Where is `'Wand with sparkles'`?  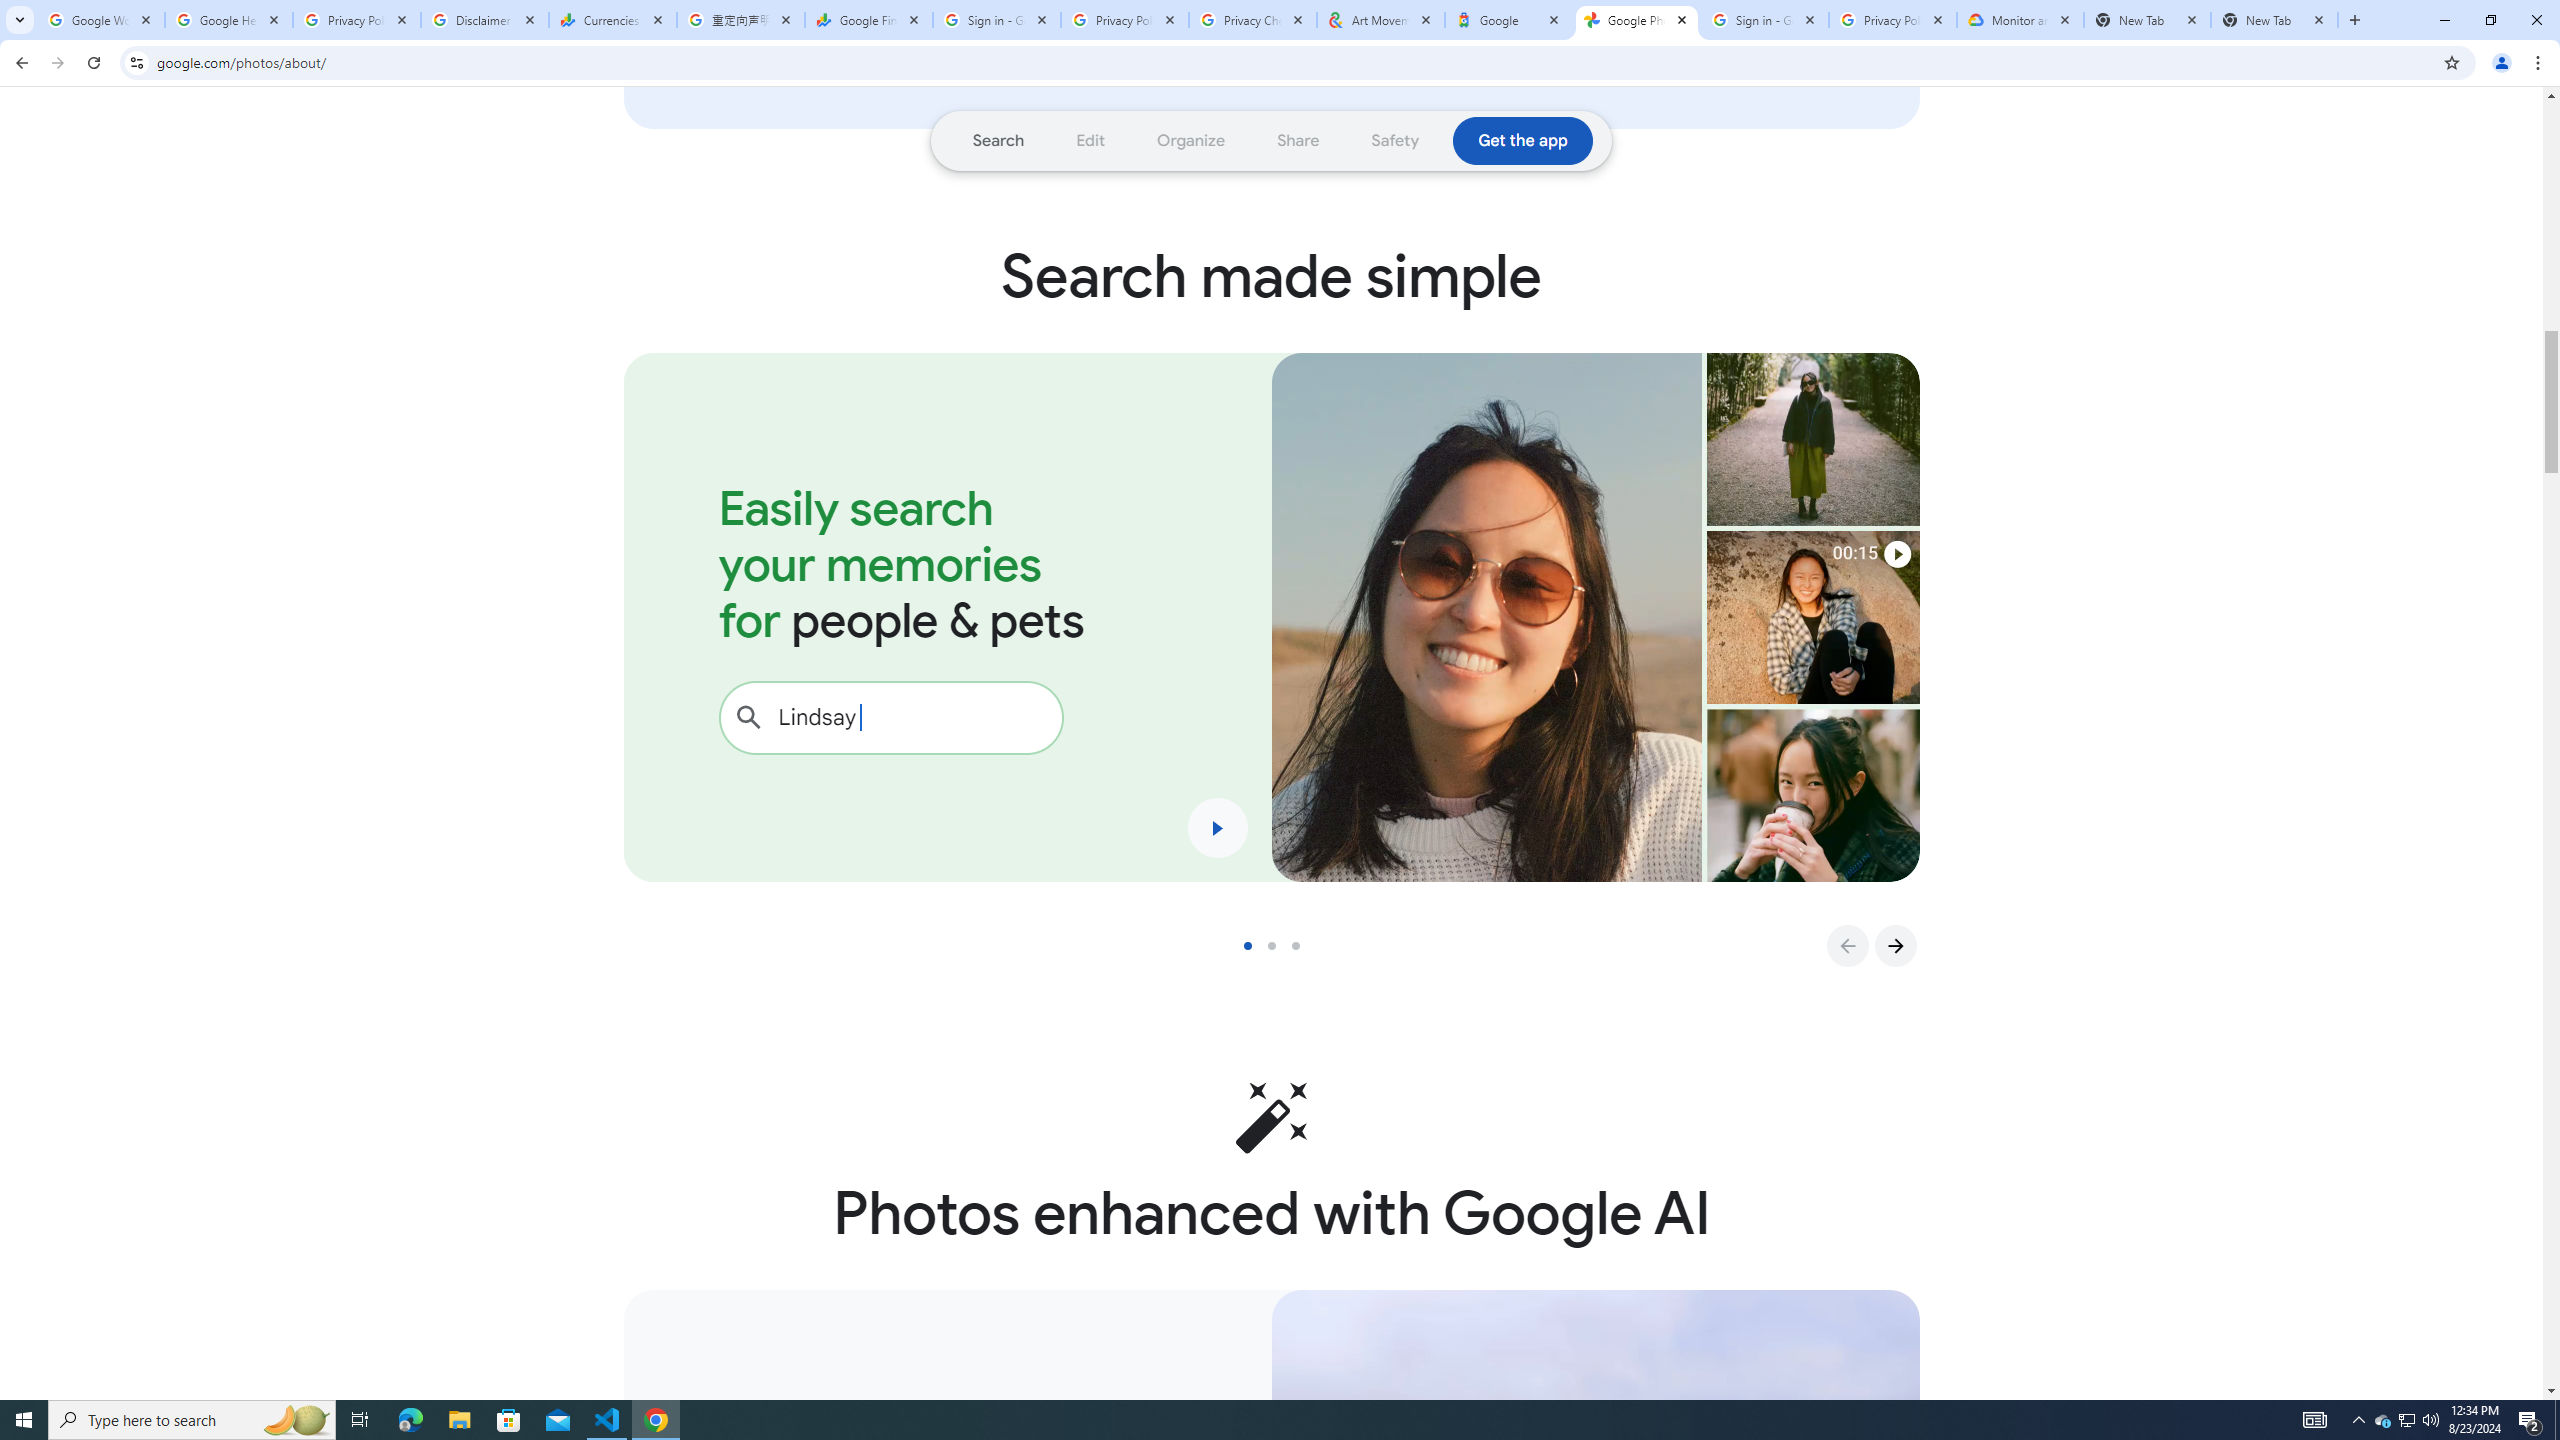 'Wand with sparkles' is located at coordinates (1271, 1117).